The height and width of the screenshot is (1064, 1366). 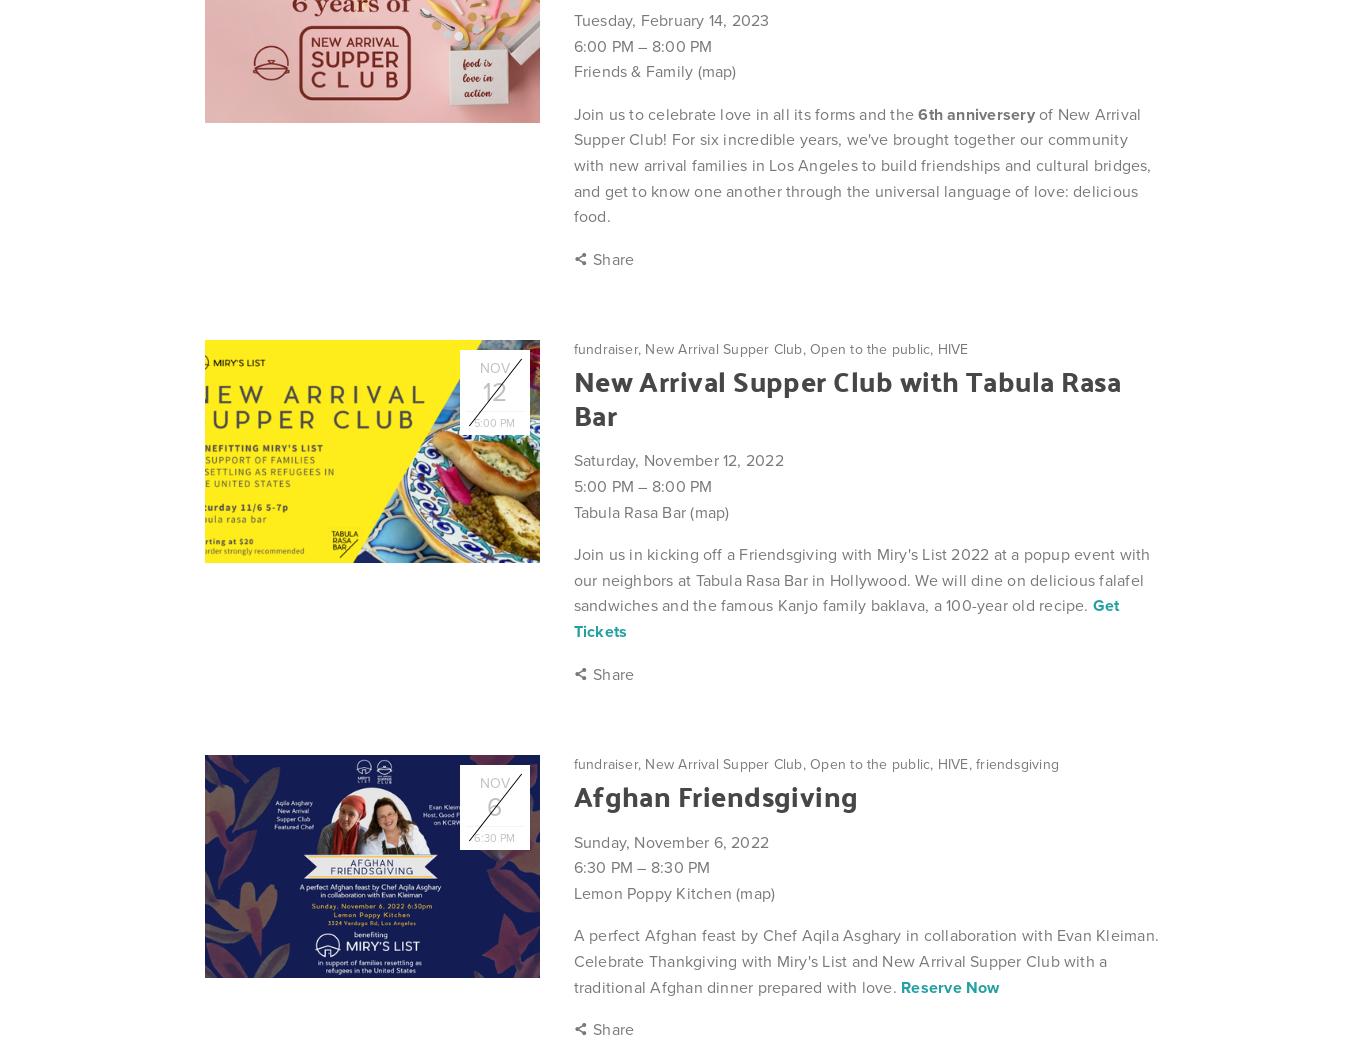 What do you see at coordinates (743, 113) in the screenshot?
I see `'Join us to celebrate love in all its forms and the'` at bounding box center [743, 113].